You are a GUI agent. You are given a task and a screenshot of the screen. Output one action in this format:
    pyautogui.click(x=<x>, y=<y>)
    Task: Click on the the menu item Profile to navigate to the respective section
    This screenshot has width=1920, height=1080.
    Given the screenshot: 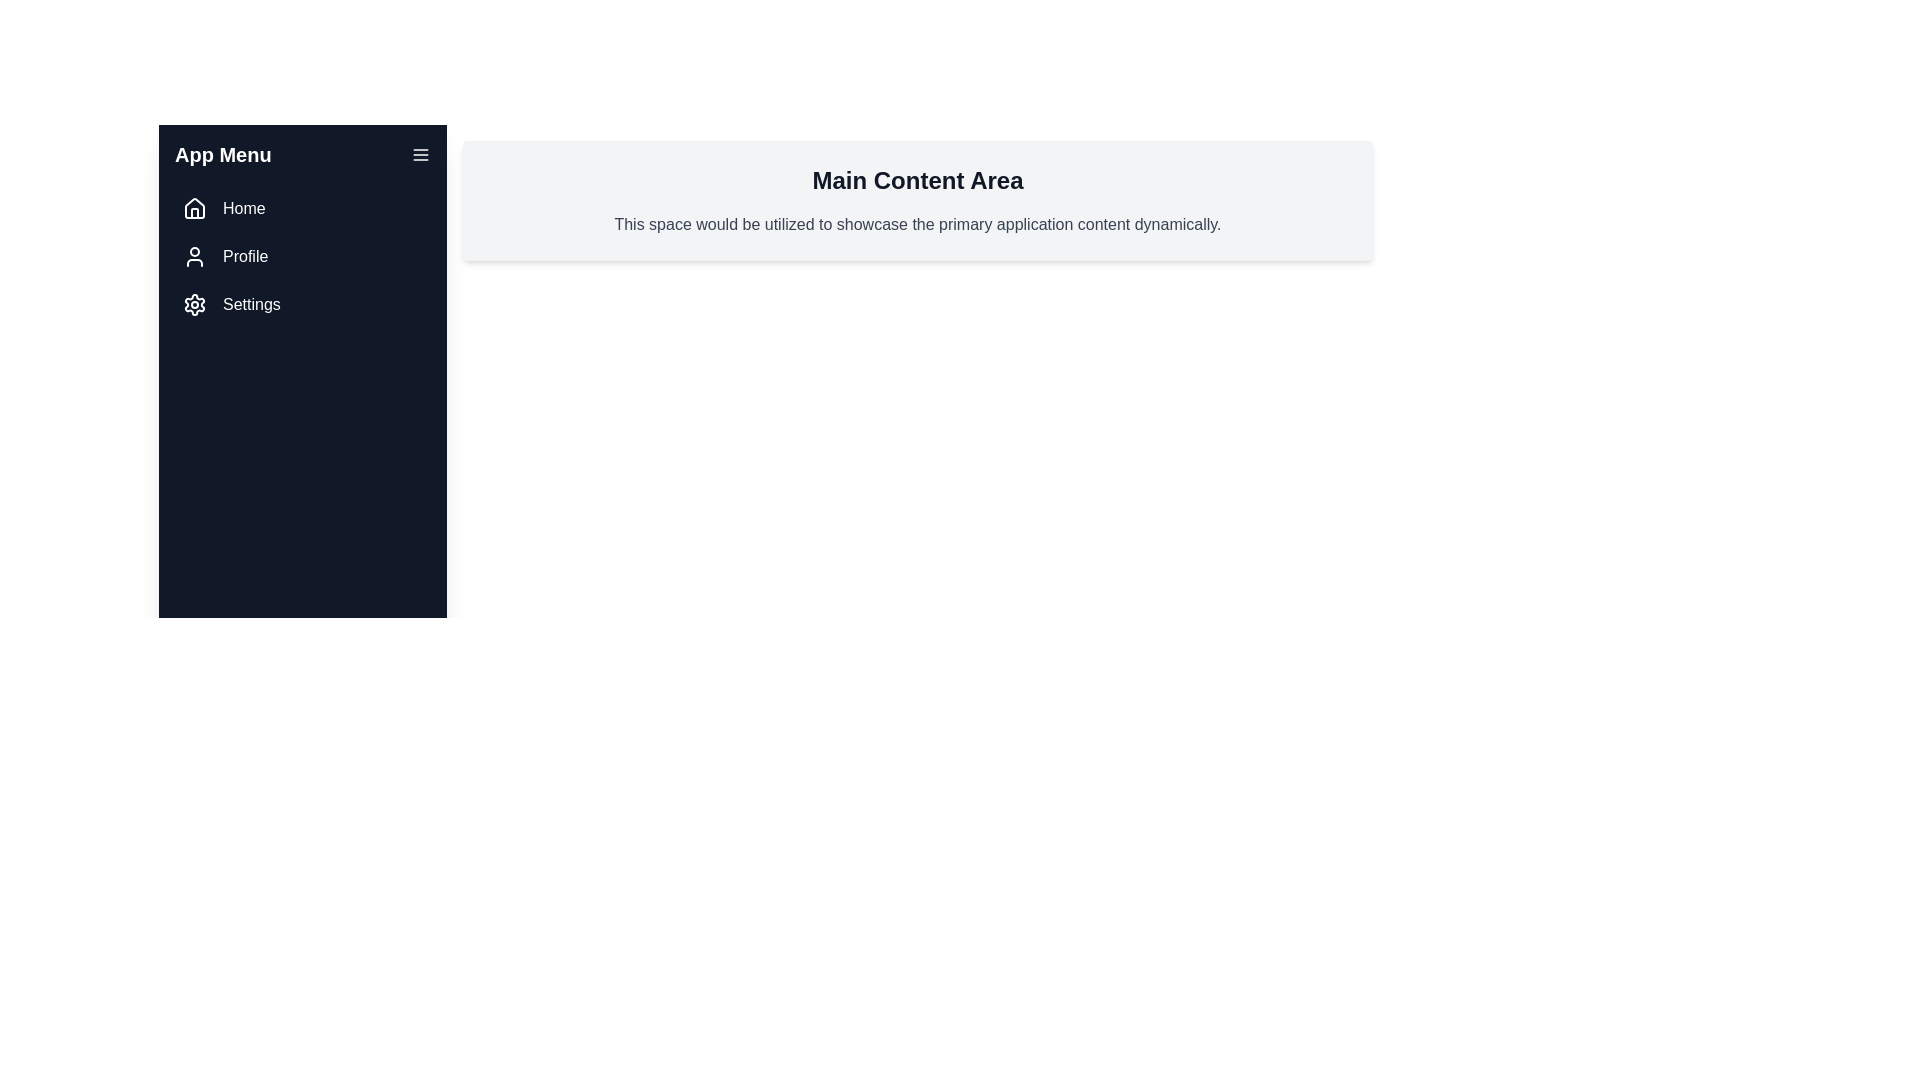 What is the action you would take?
    pyautogui.click(x=301, y=256)
    